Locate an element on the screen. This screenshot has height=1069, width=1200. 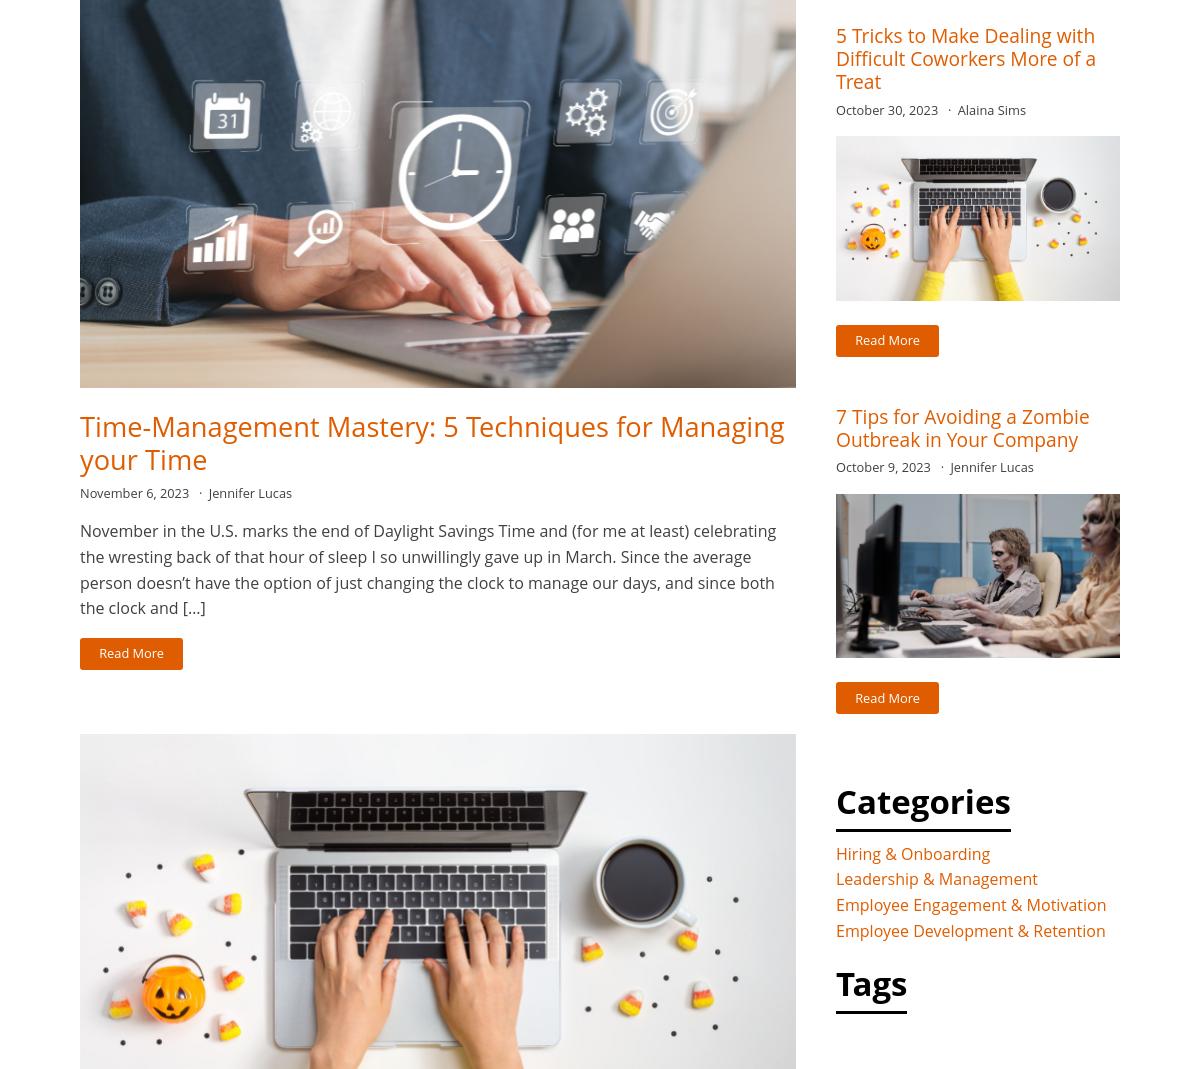
'Employee Development & Retention' is located at coordinates (835, 929).